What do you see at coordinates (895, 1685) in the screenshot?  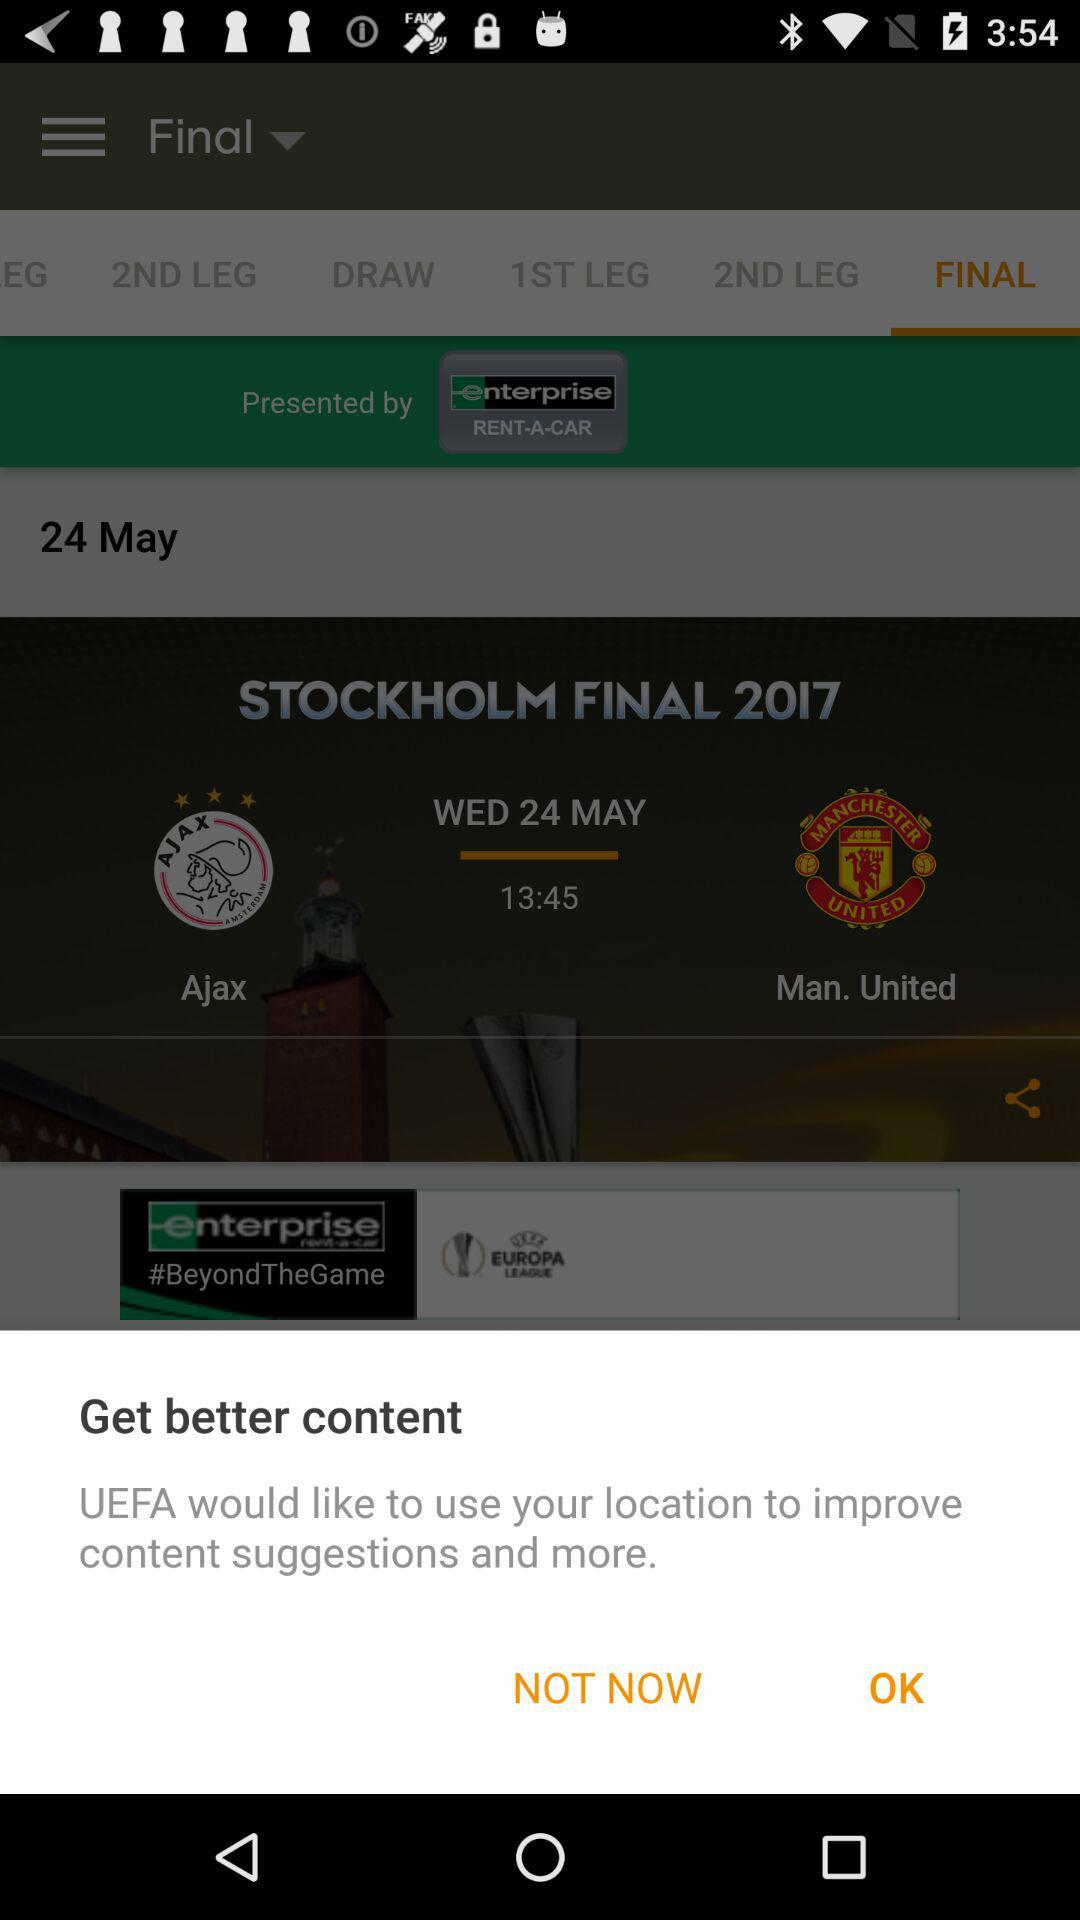 I see `item below the uefa would like item` at bounding box center [895, 1685].